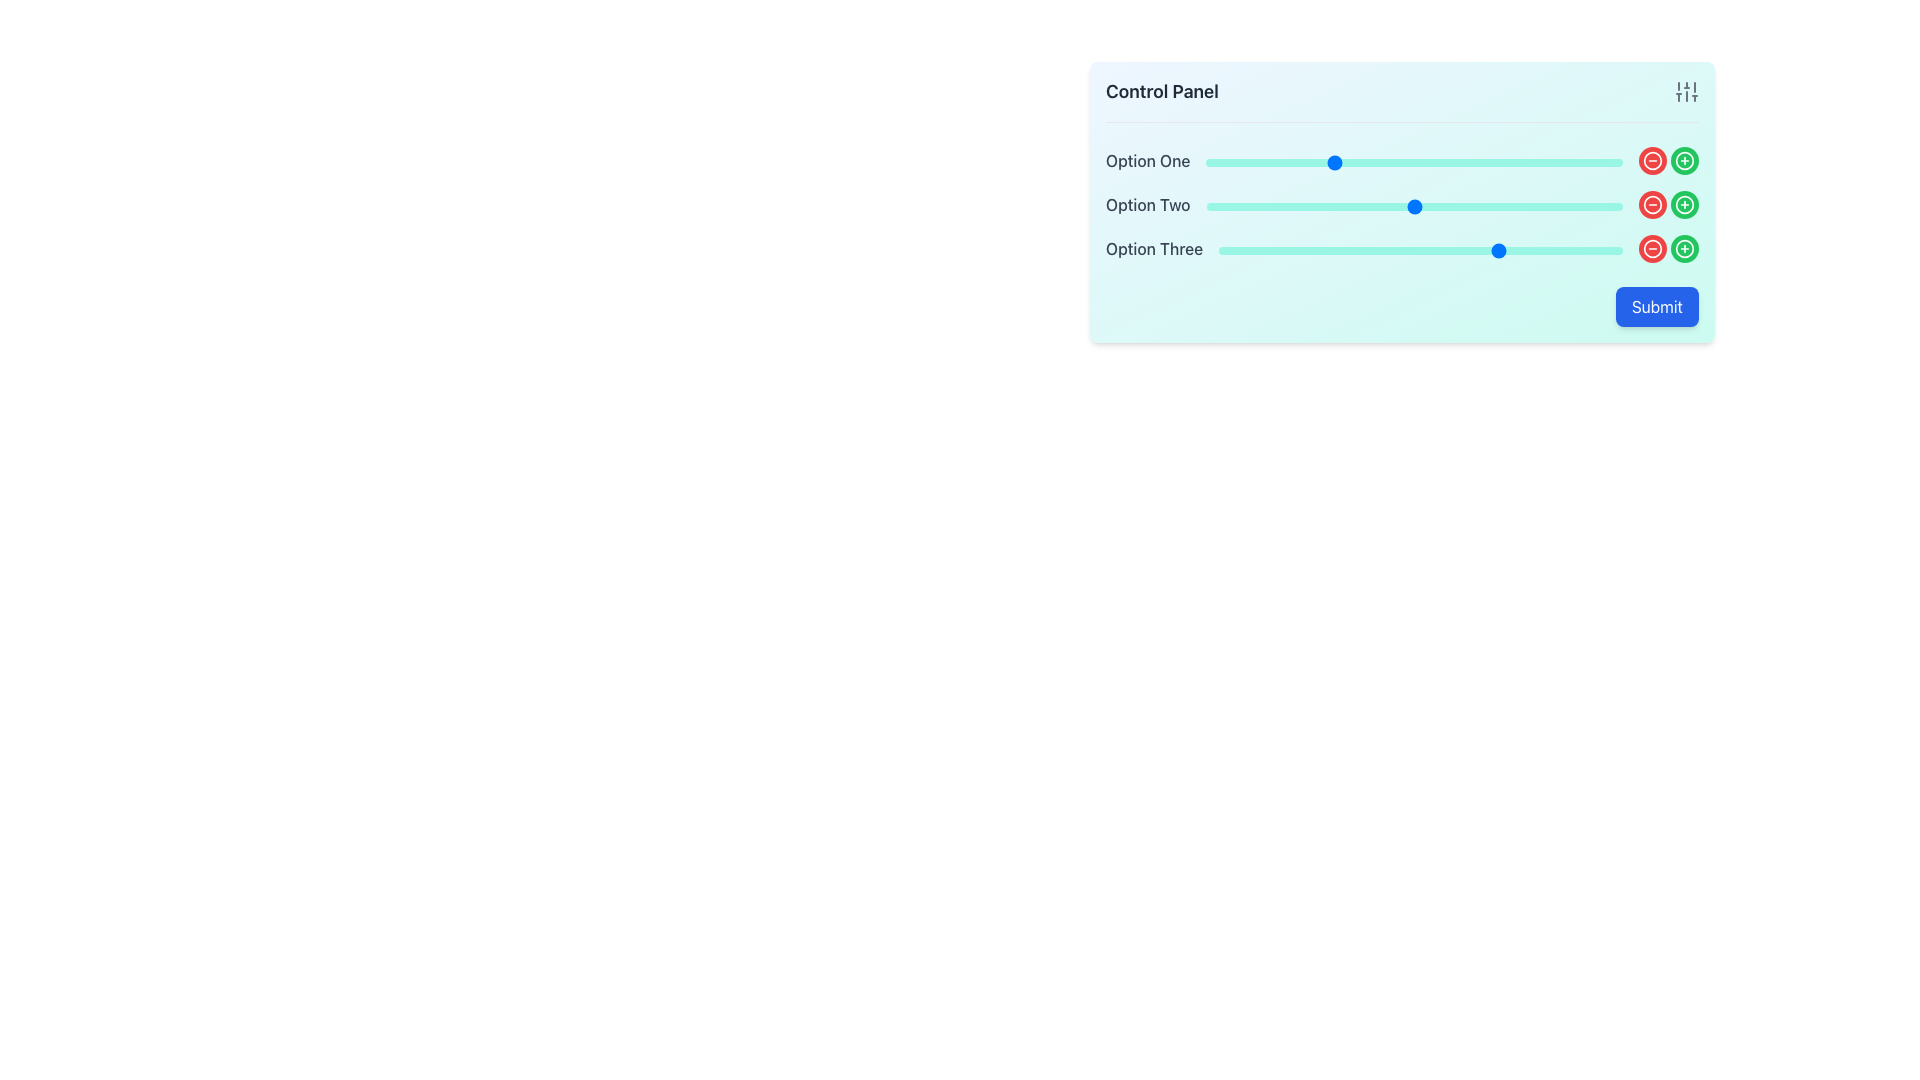  Describe the element at coordinates (1397, 207) in the screenshot. I see `the slider` at that location.